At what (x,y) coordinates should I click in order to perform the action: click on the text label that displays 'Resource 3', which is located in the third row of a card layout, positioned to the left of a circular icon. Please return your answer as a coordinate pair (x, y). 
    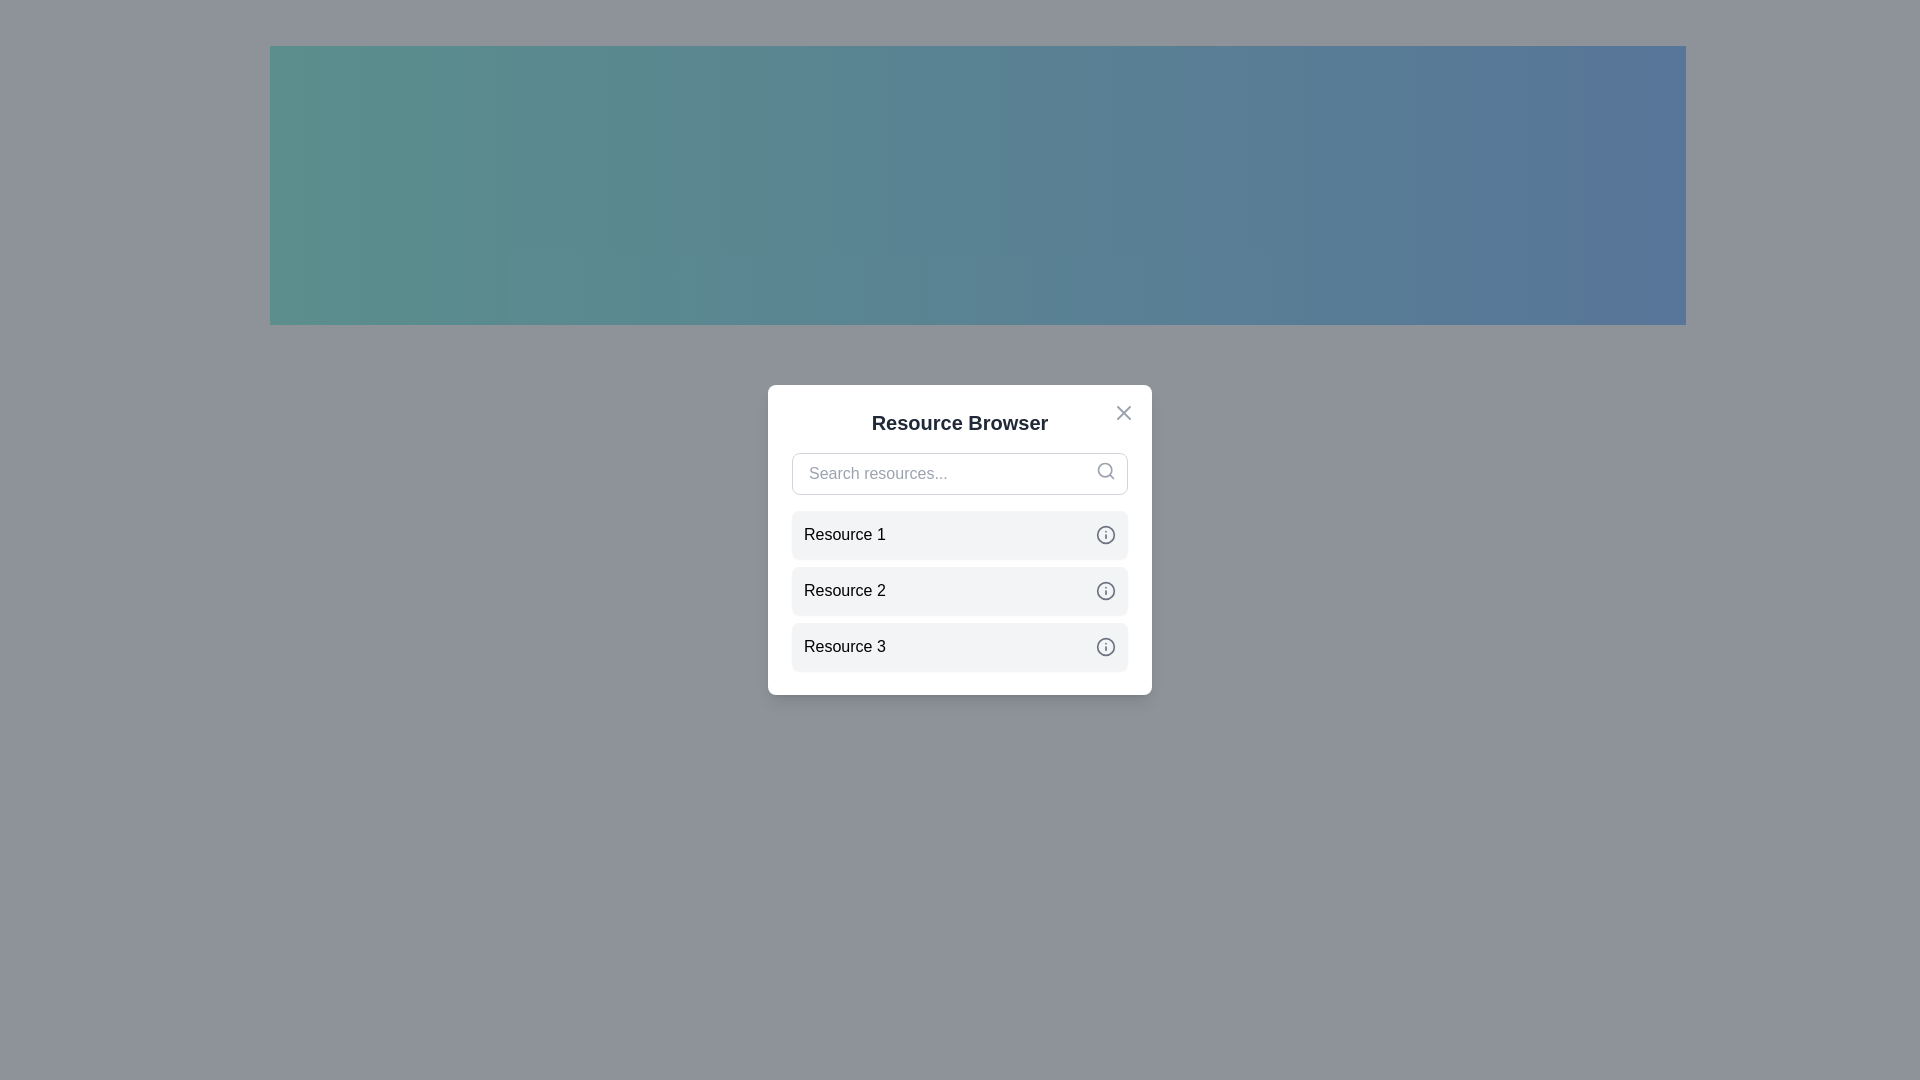
    Looking at the image, I should click on (844, 647).